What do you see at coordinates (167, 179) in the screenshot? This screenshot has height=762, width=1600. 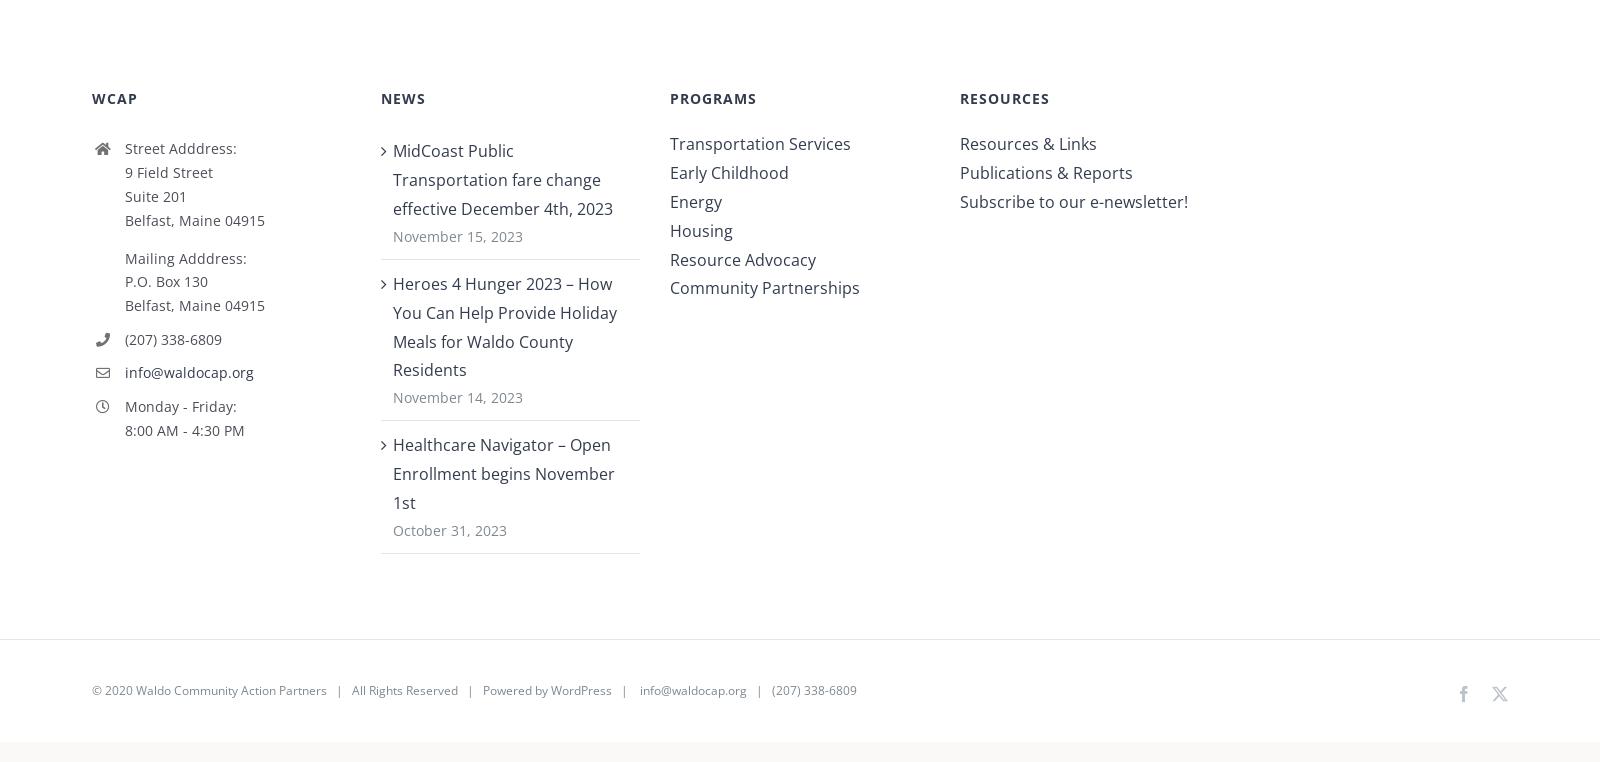 I see `'9 Field Street'` at bounding box center [167, 179].